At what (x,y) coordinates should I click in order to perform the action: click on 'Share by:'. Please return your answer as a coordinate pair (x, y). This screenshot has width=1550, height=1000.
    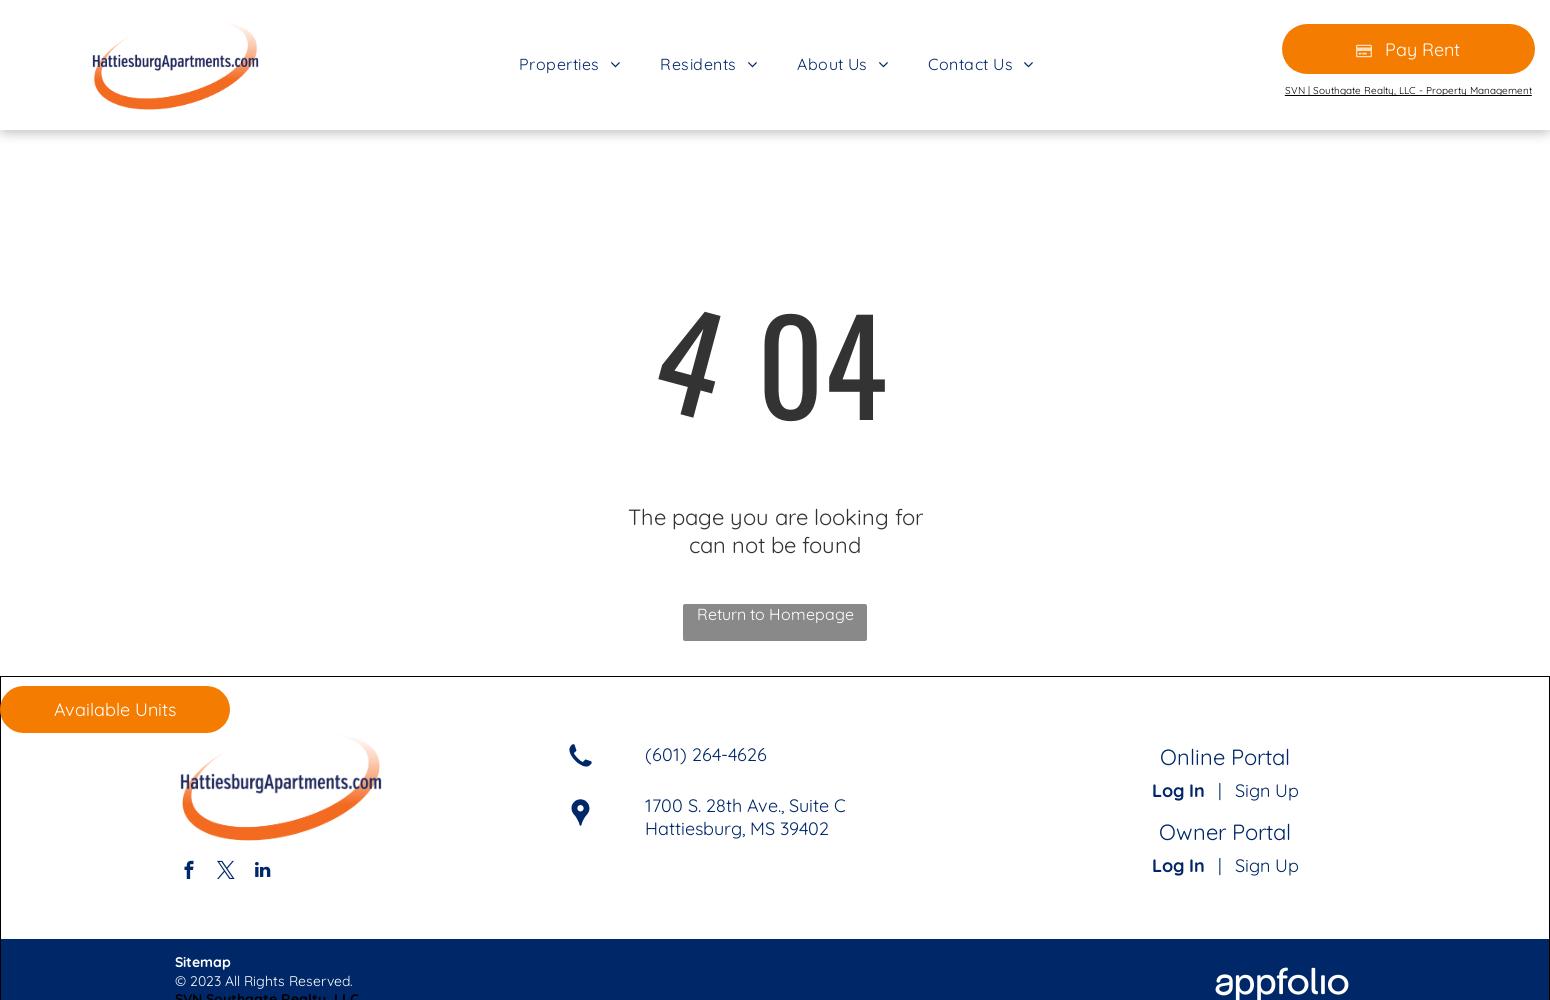
    Looking at the image, I should click on (82, 50).